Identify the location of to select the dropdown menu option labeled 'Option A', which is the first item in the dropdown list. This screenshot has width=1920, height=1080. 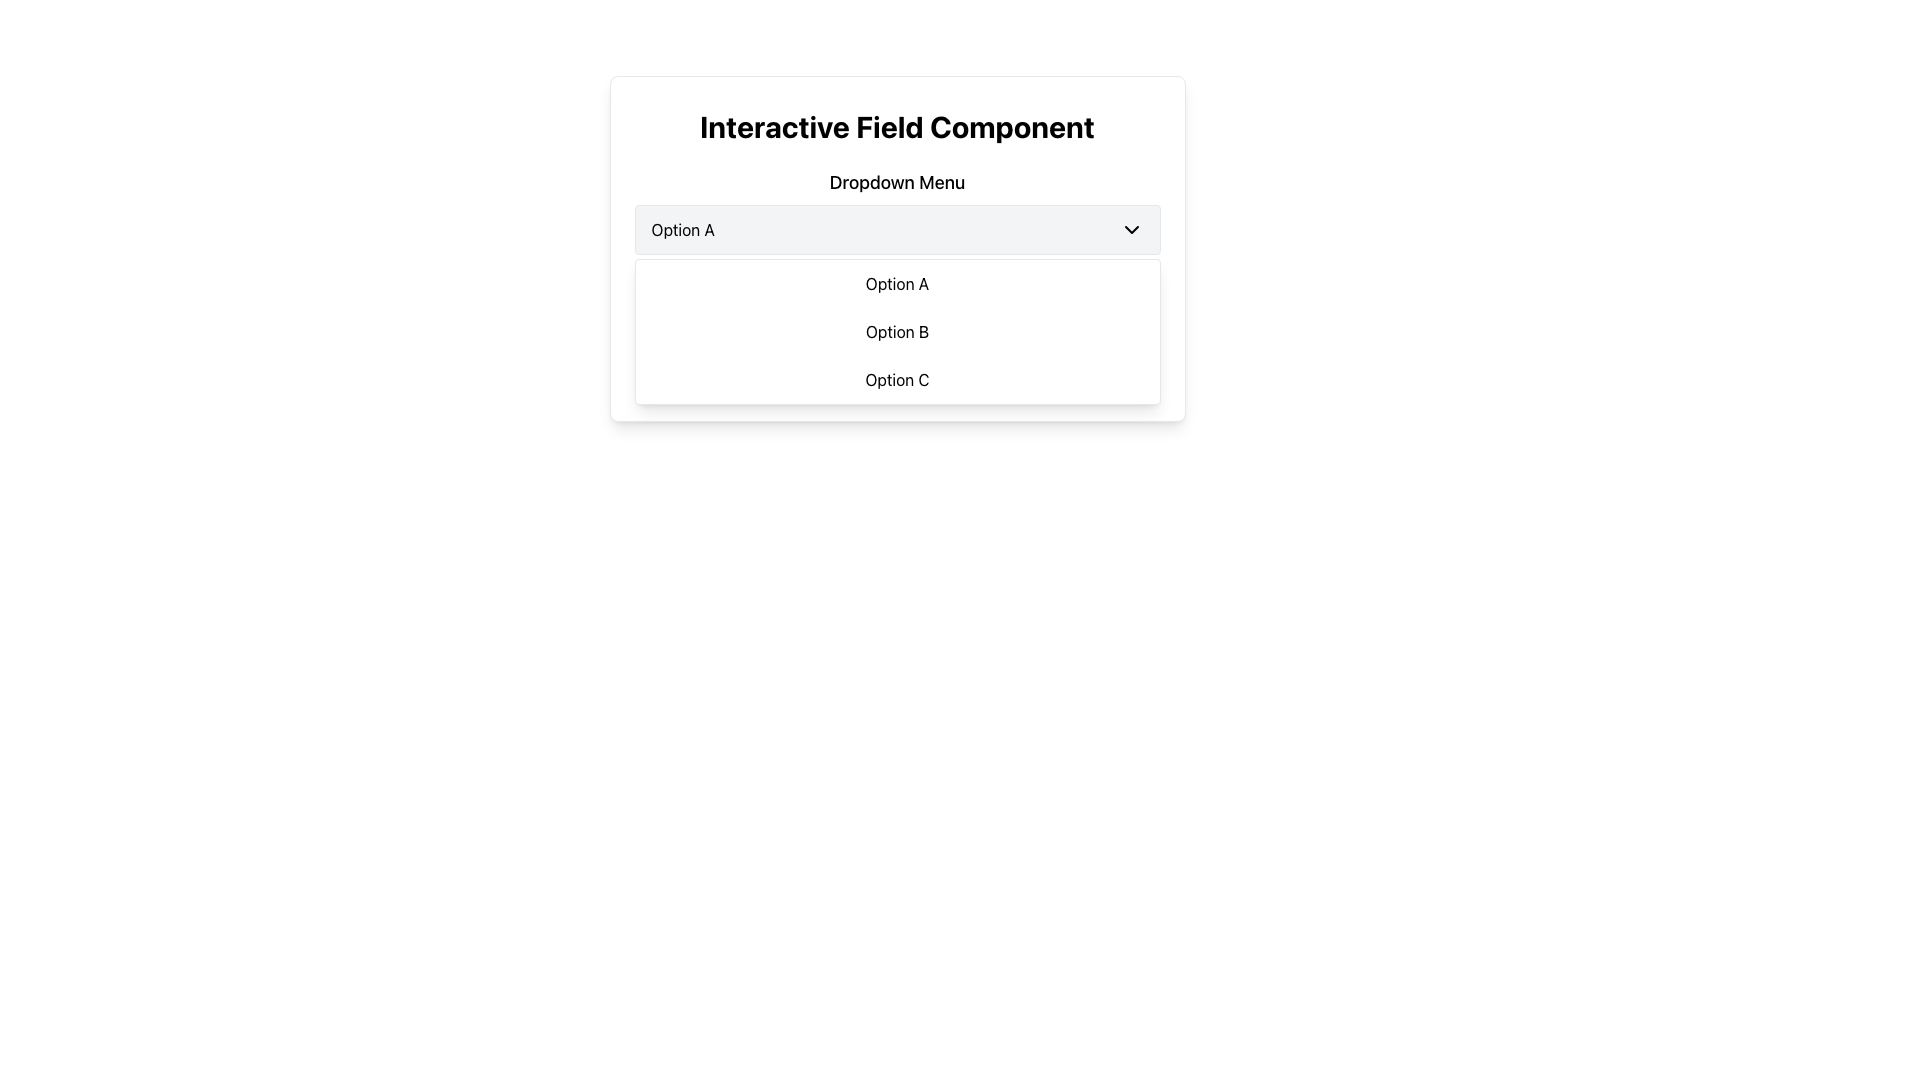
(896, 290).